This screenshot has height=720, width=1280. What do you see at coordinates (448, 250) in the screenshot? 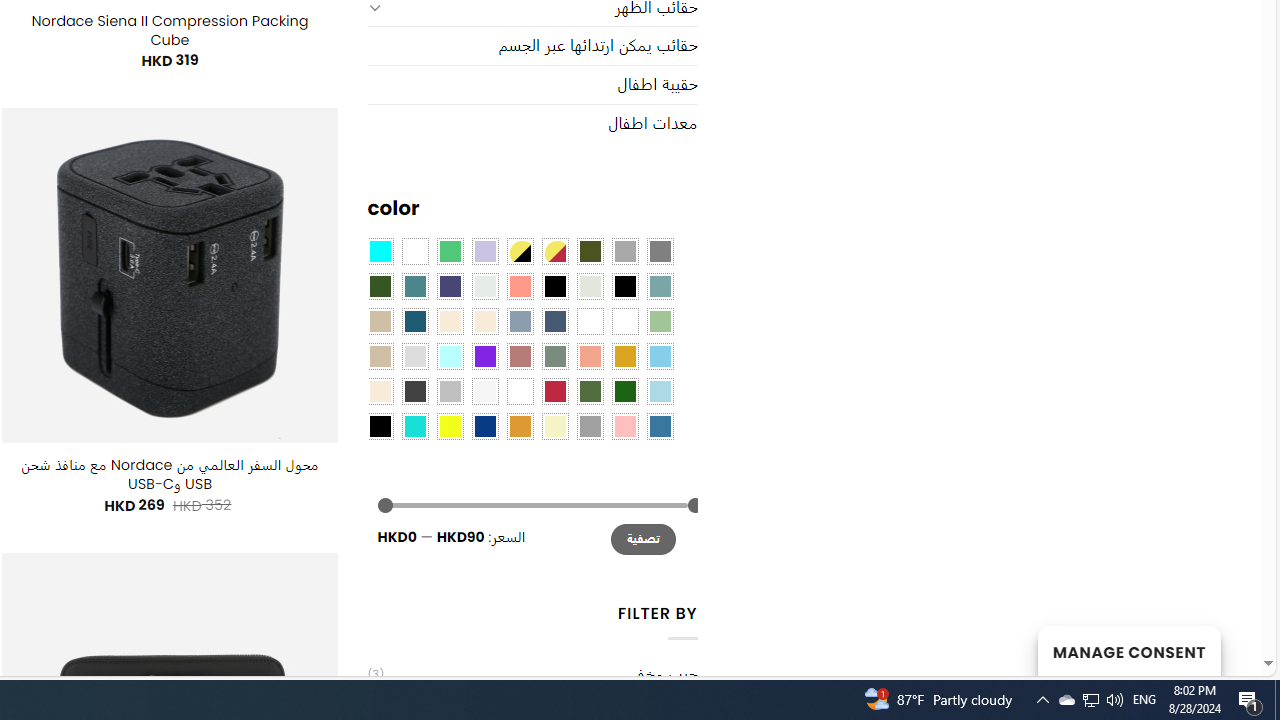
I see `'Emerald Green'` at bounding box center [448, 250].